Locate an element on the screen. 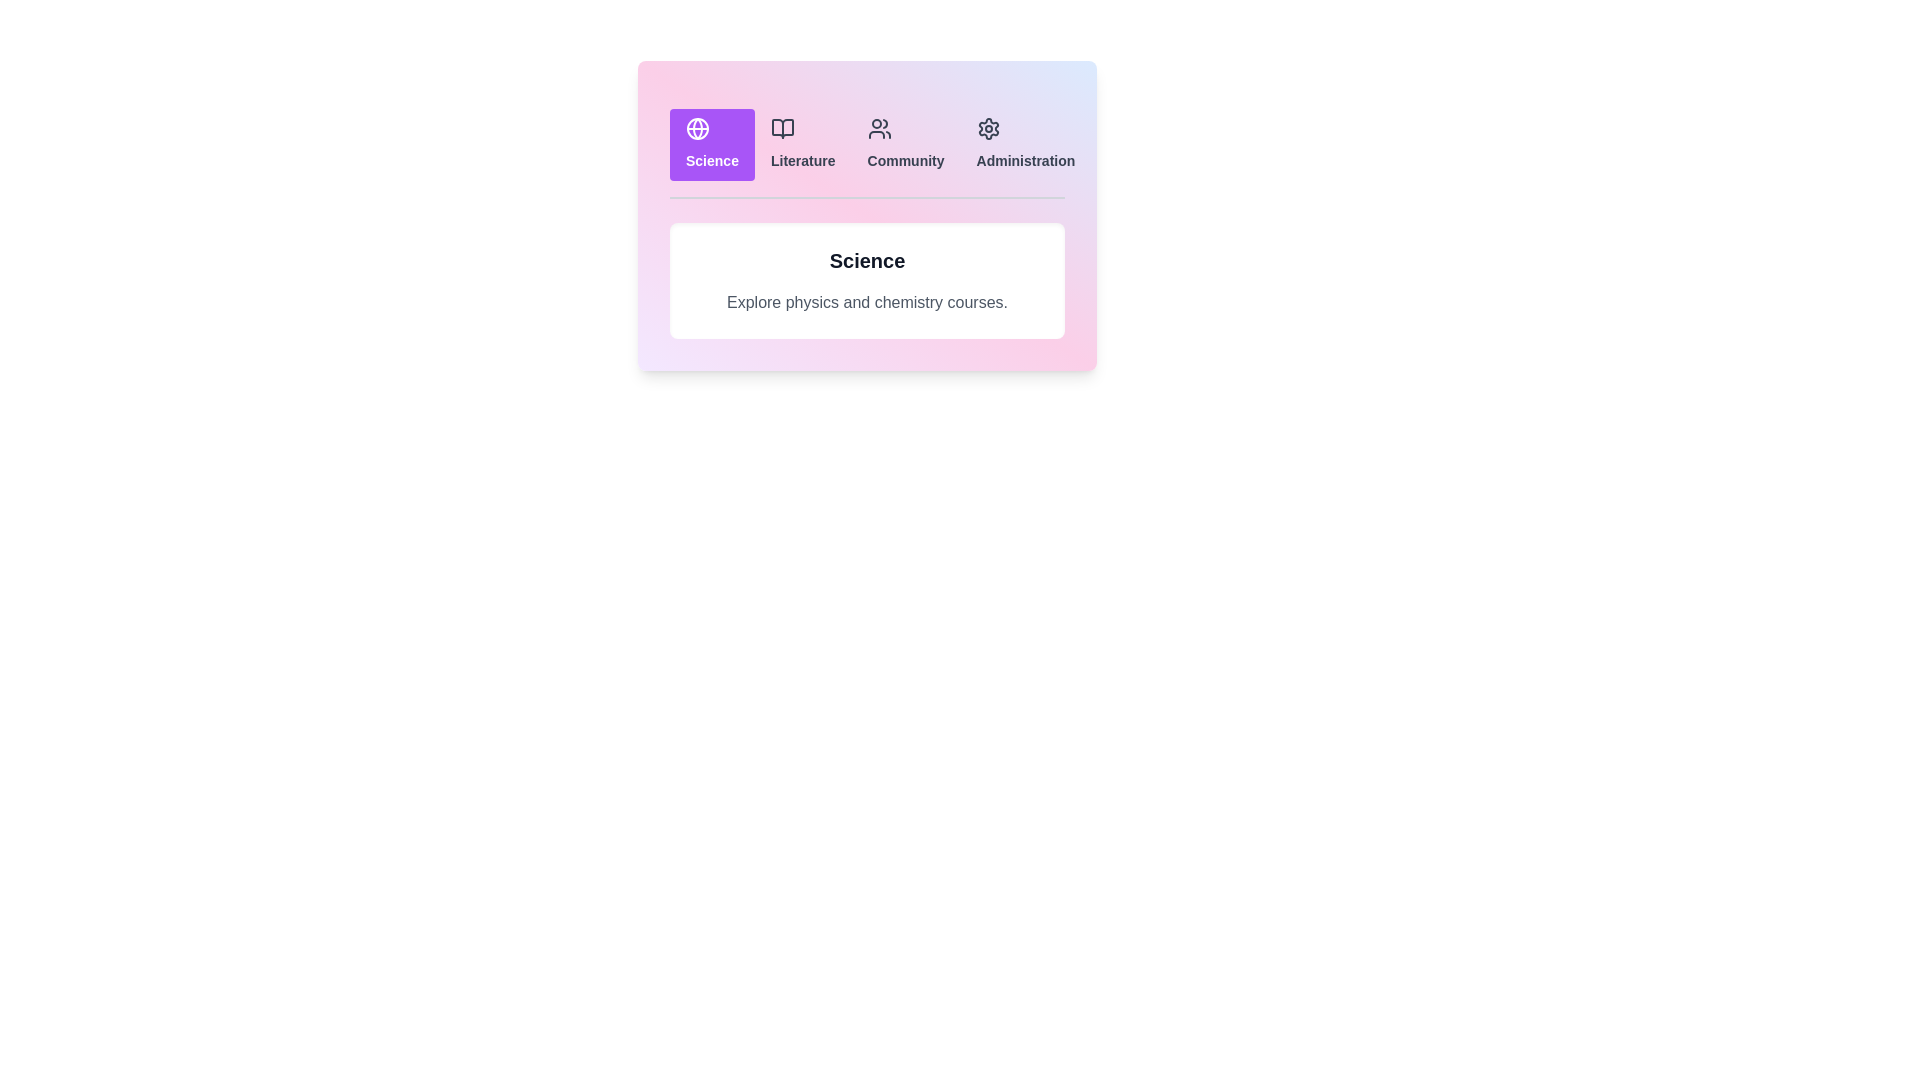  the Community tab is located at coordinates (905, 144).